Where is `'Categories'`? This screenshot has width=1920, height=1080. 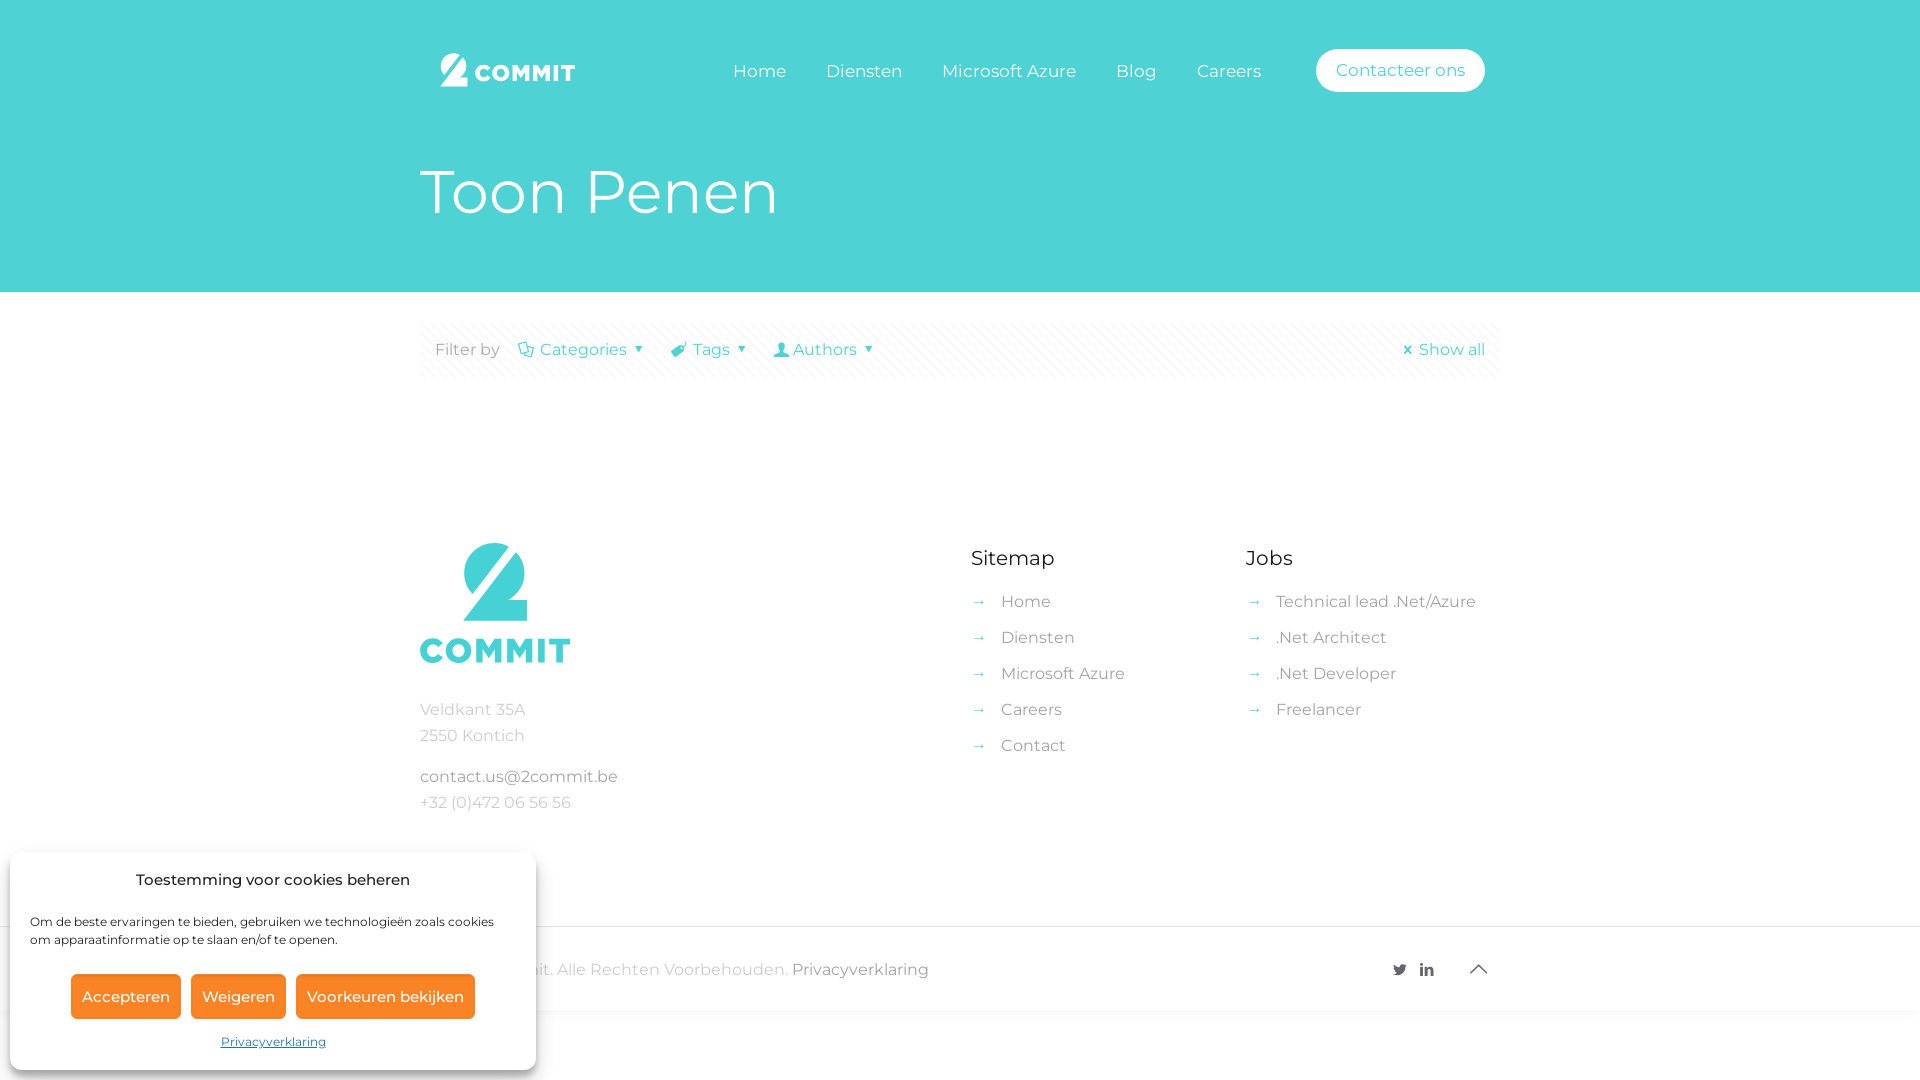
'Categories' is located at coordinates (514, 348).